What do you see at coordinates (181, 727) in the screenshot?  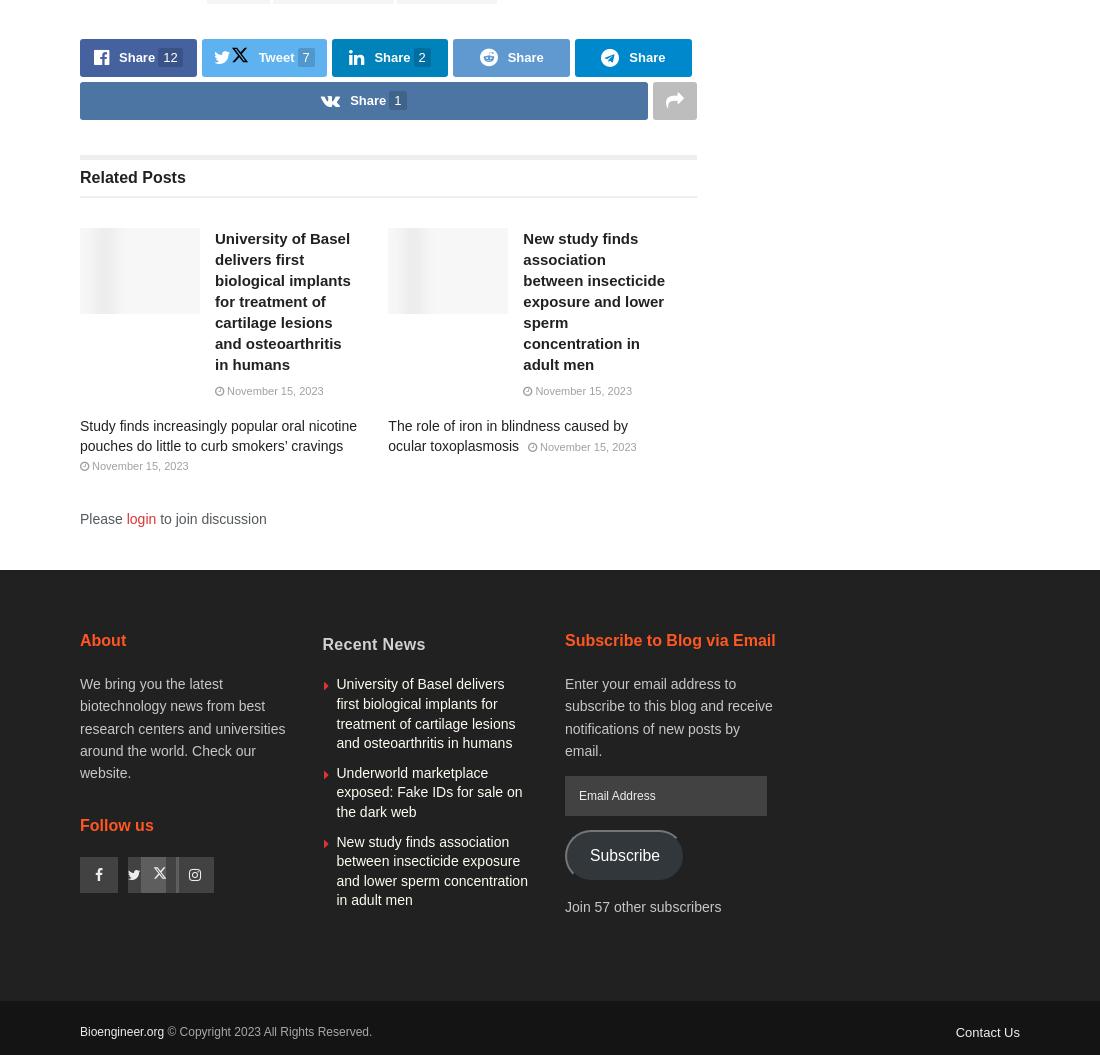 I see `'We bring you the latest biotechnology news from best research centers and universities around the world. Check our website.'` at bounding box center [181, 727].